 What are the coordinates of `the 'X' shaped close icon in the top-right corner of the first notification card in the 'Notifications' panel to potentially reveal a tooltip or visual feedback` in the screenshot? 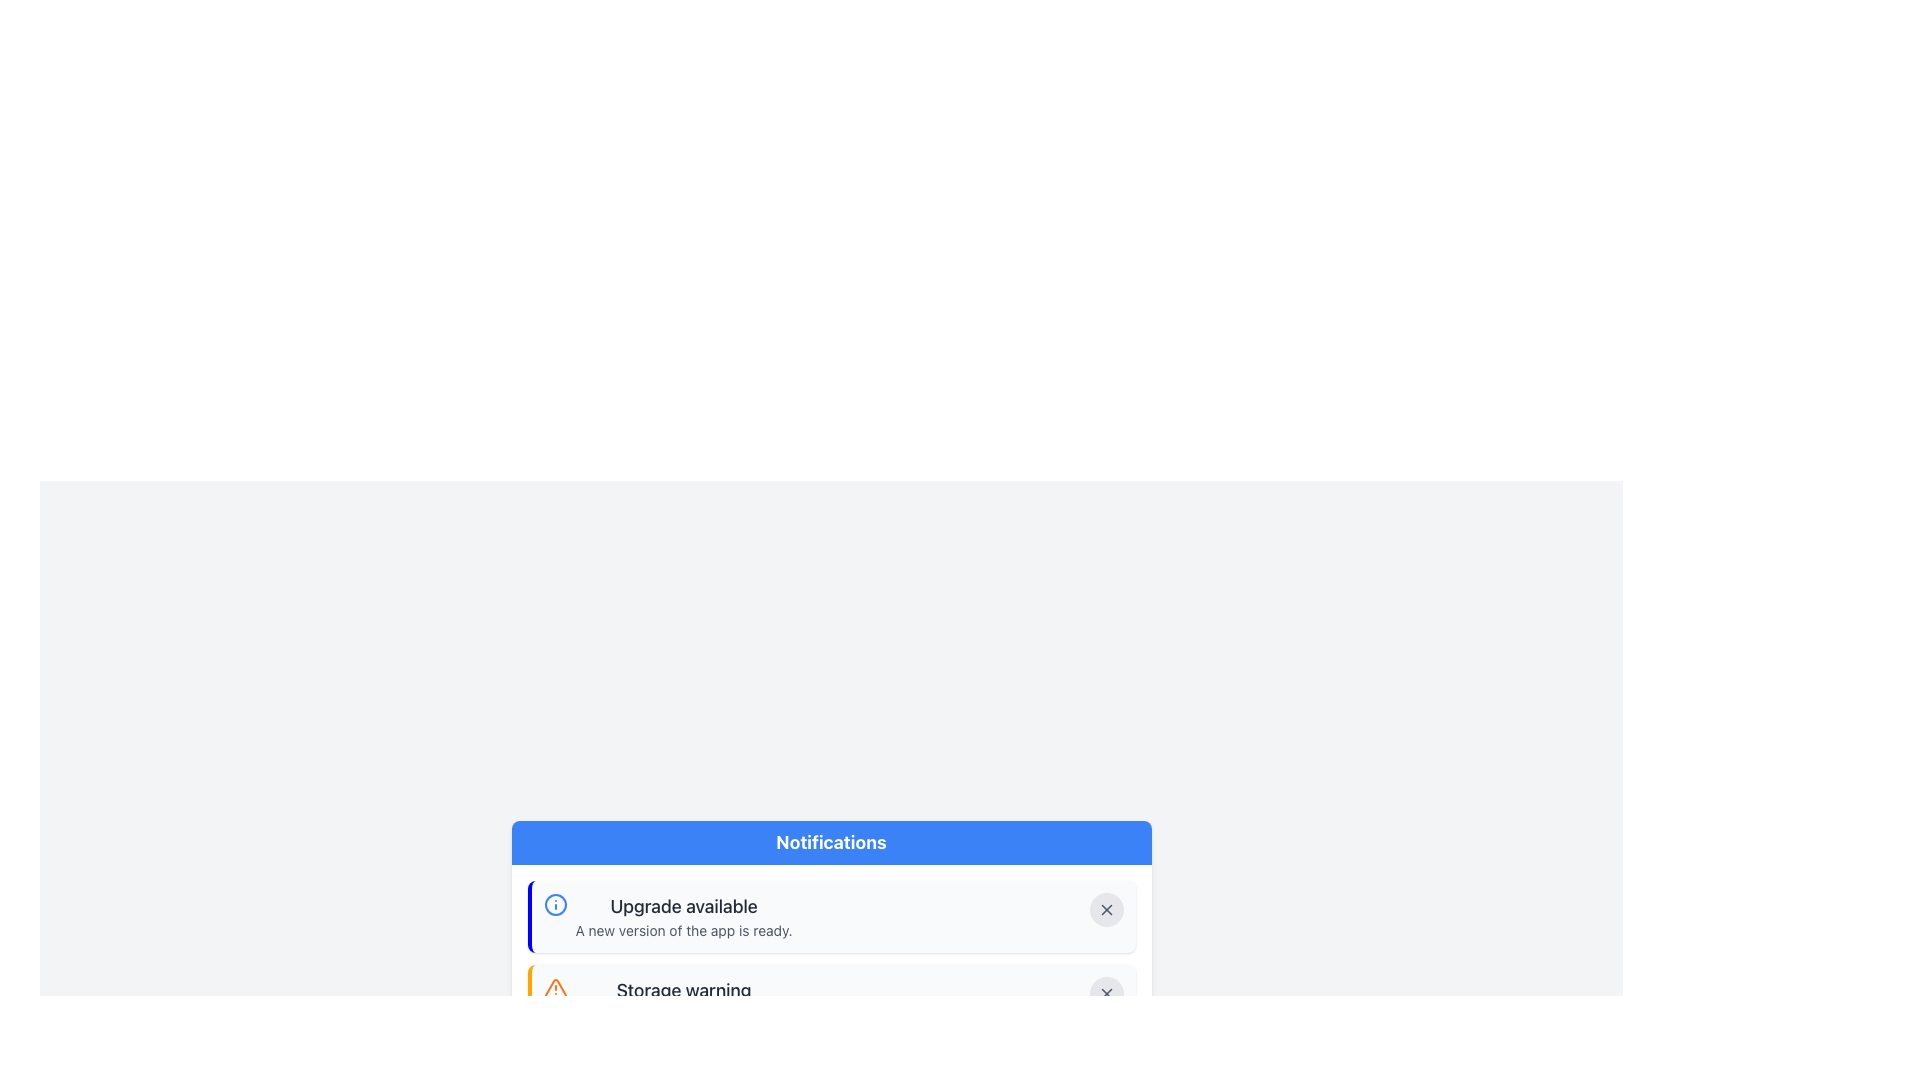 It's located at (1105, 910).